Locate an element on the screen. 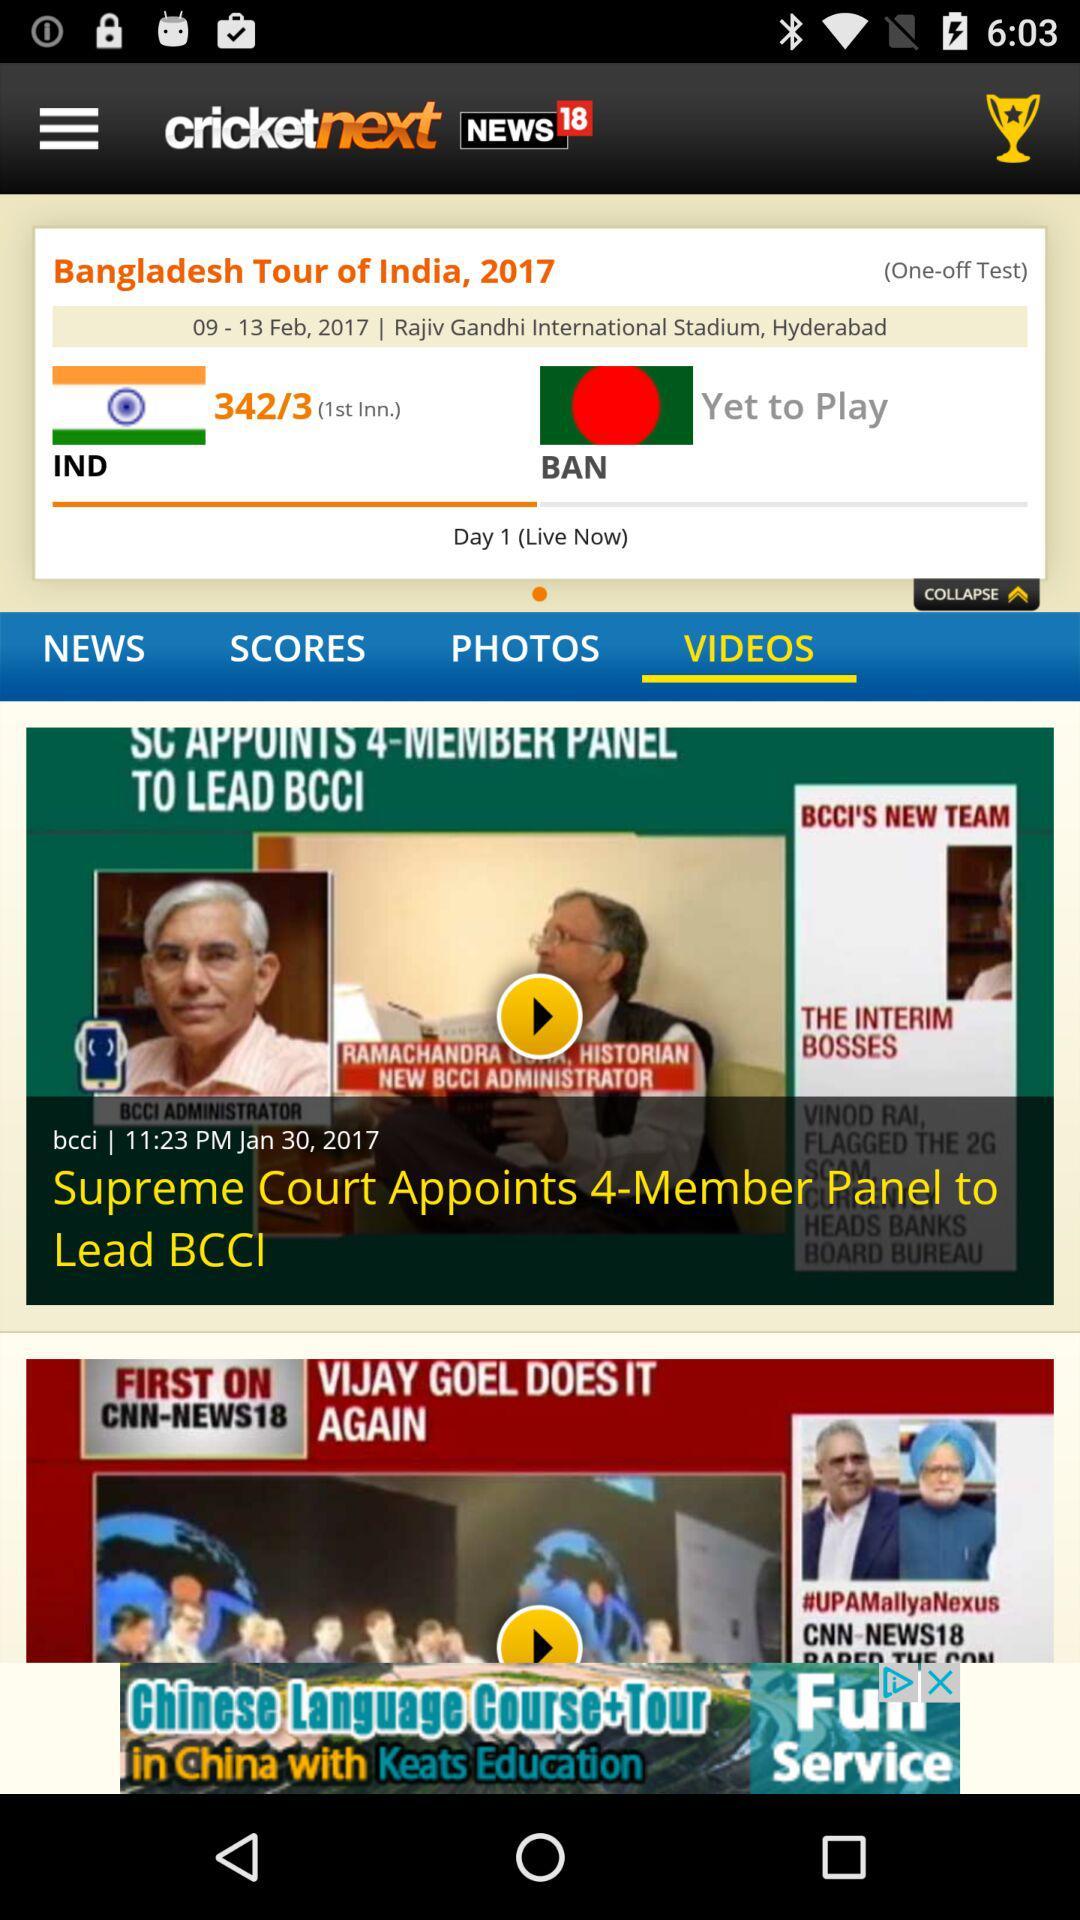  the menu icon is located at coordinates (68, 136).